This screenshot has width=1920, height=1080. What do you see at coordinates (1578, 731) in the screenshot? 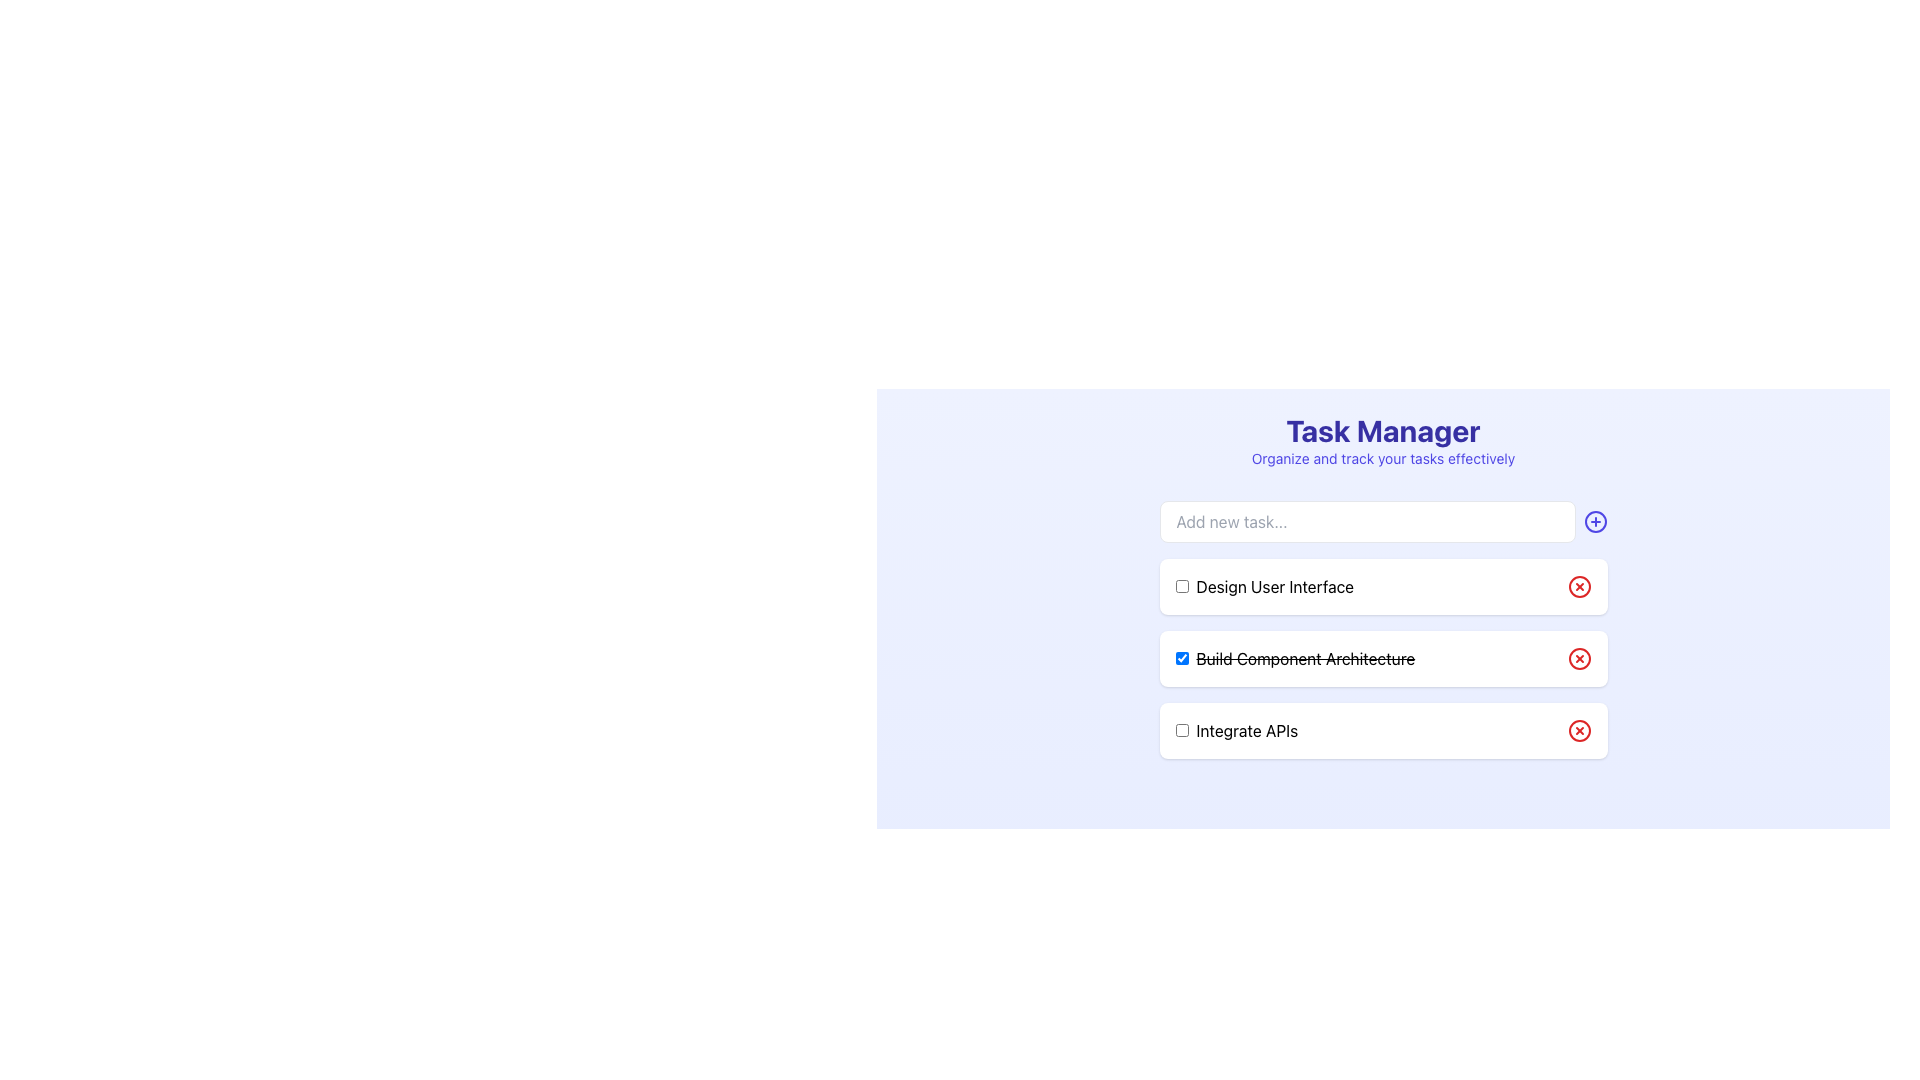
I see `the red circular SVG element that is part of the 'delete task' icon for the third task in the list` at bounding box center [1578, 731].